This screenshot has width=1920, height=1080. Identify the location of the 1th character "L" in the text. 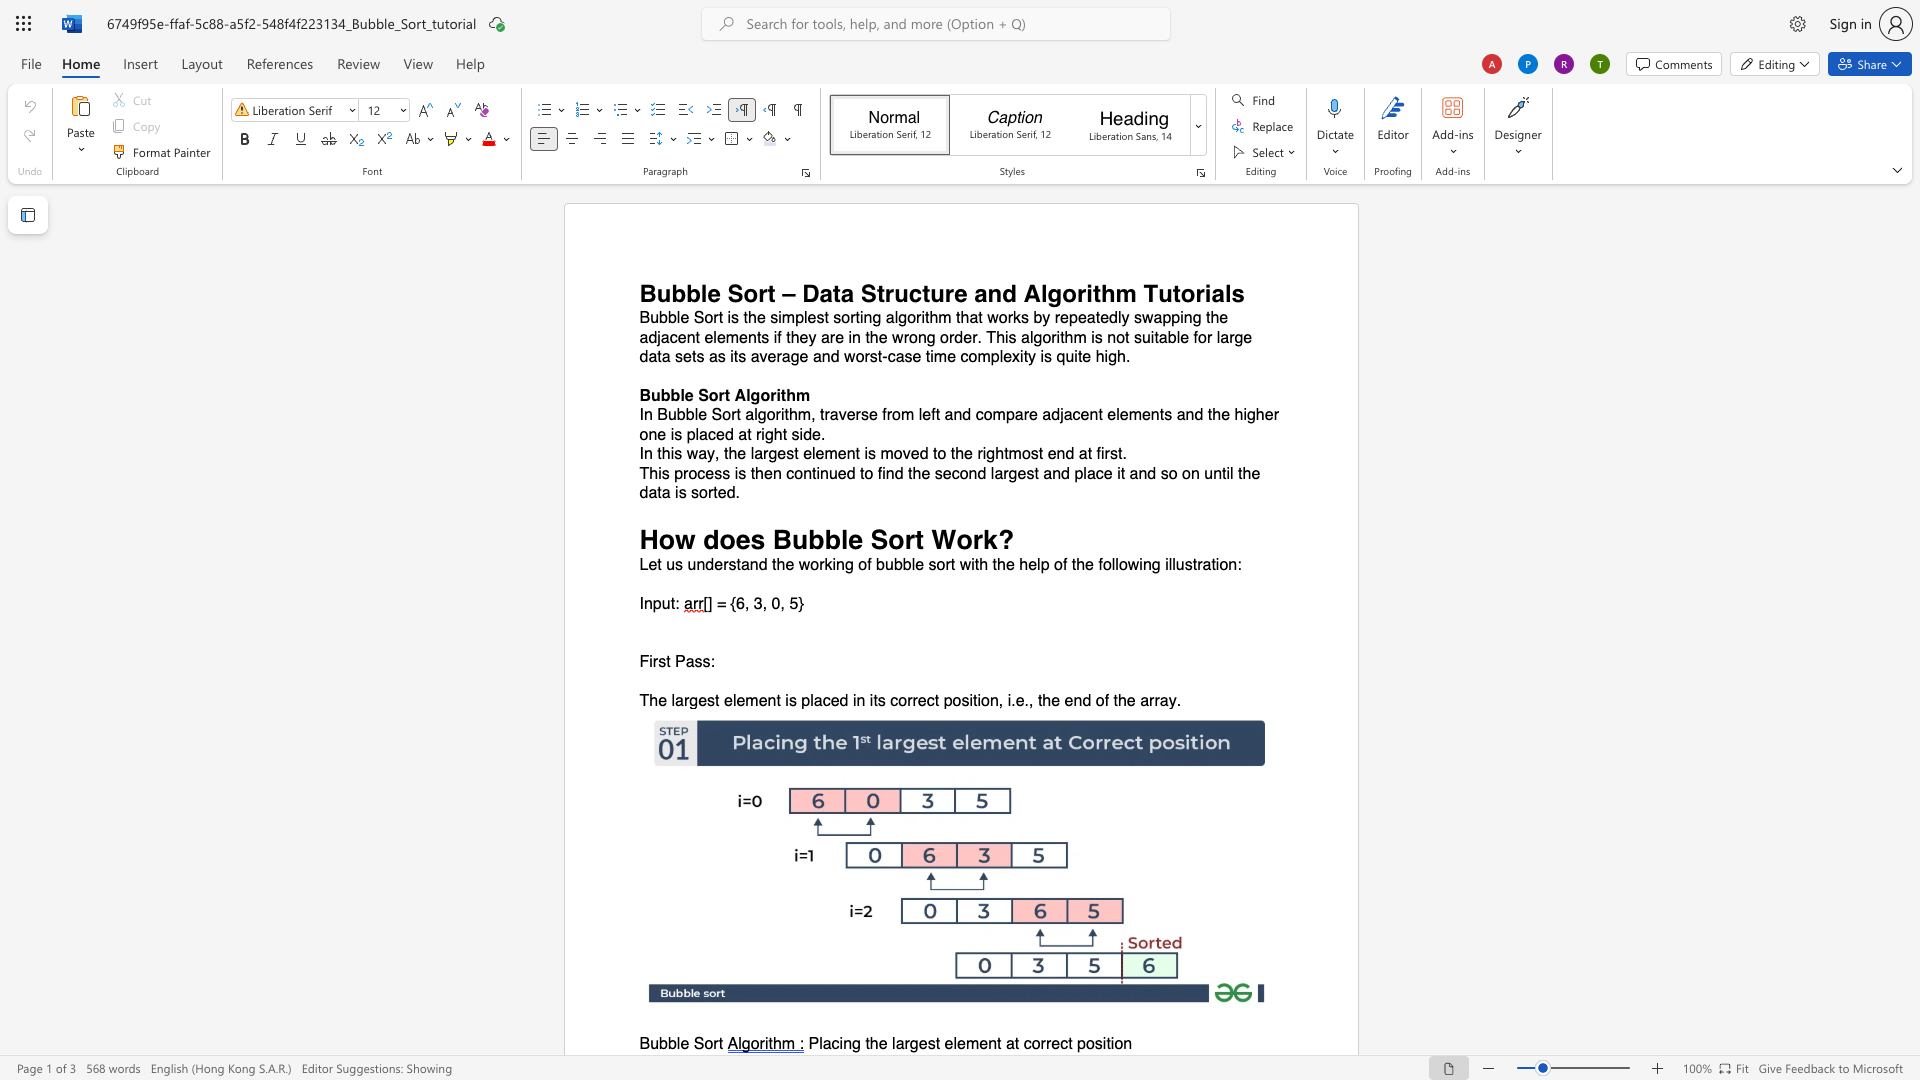
(643, 565).